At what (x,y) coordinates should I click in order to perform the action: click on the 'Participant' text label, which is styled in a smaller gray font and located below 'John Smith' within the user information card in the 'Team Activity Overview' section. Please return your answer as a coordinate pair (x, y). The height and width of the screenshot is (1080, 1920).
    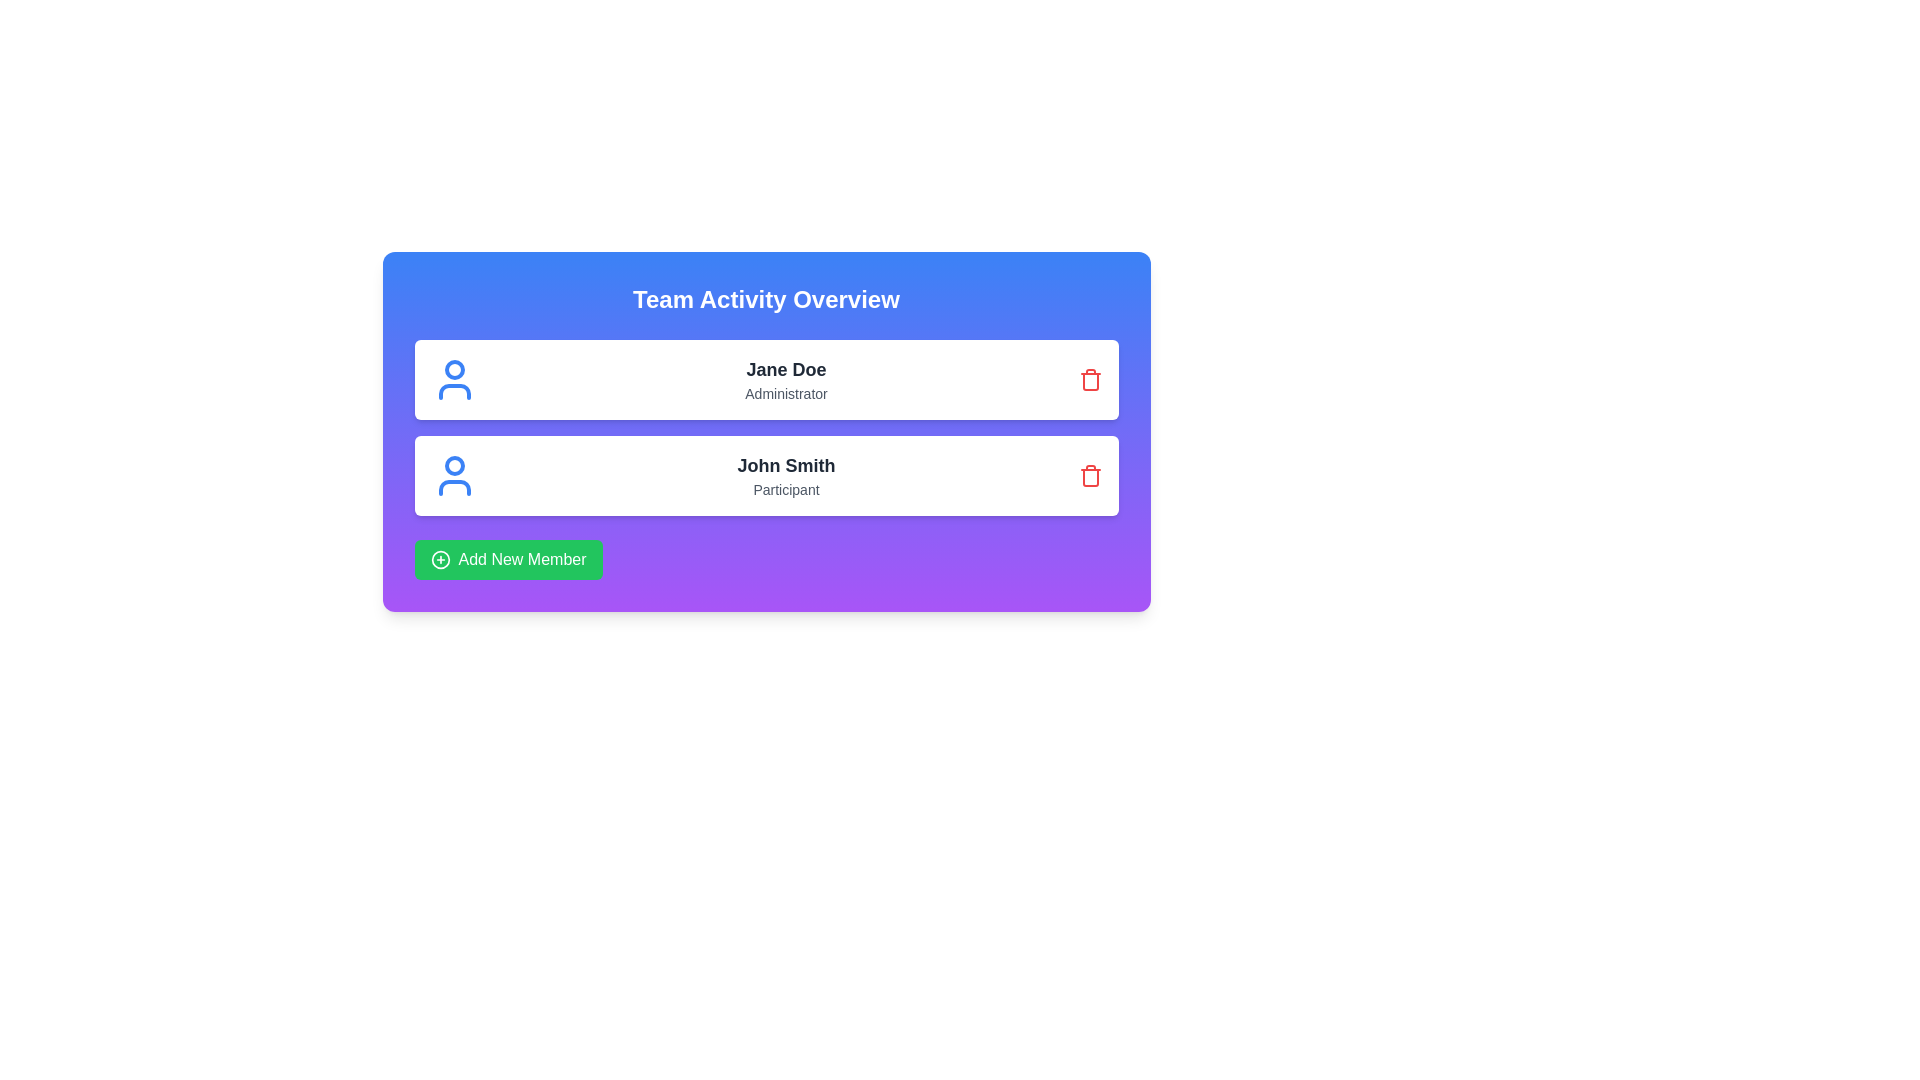
    Looking at the image, I should click on (785, 489).